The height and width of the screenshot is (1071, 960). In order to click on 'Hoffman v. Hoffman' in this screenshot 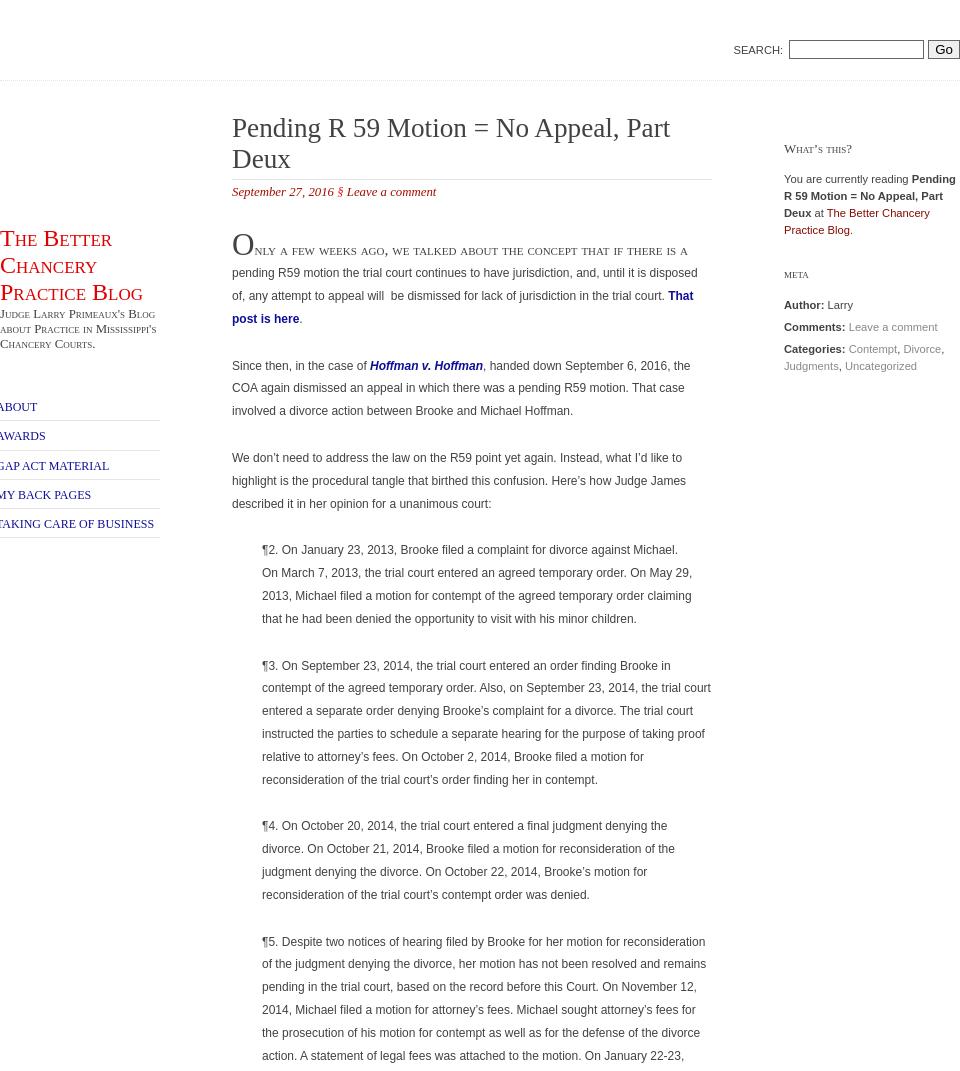, I will do `click(426, 363)`.